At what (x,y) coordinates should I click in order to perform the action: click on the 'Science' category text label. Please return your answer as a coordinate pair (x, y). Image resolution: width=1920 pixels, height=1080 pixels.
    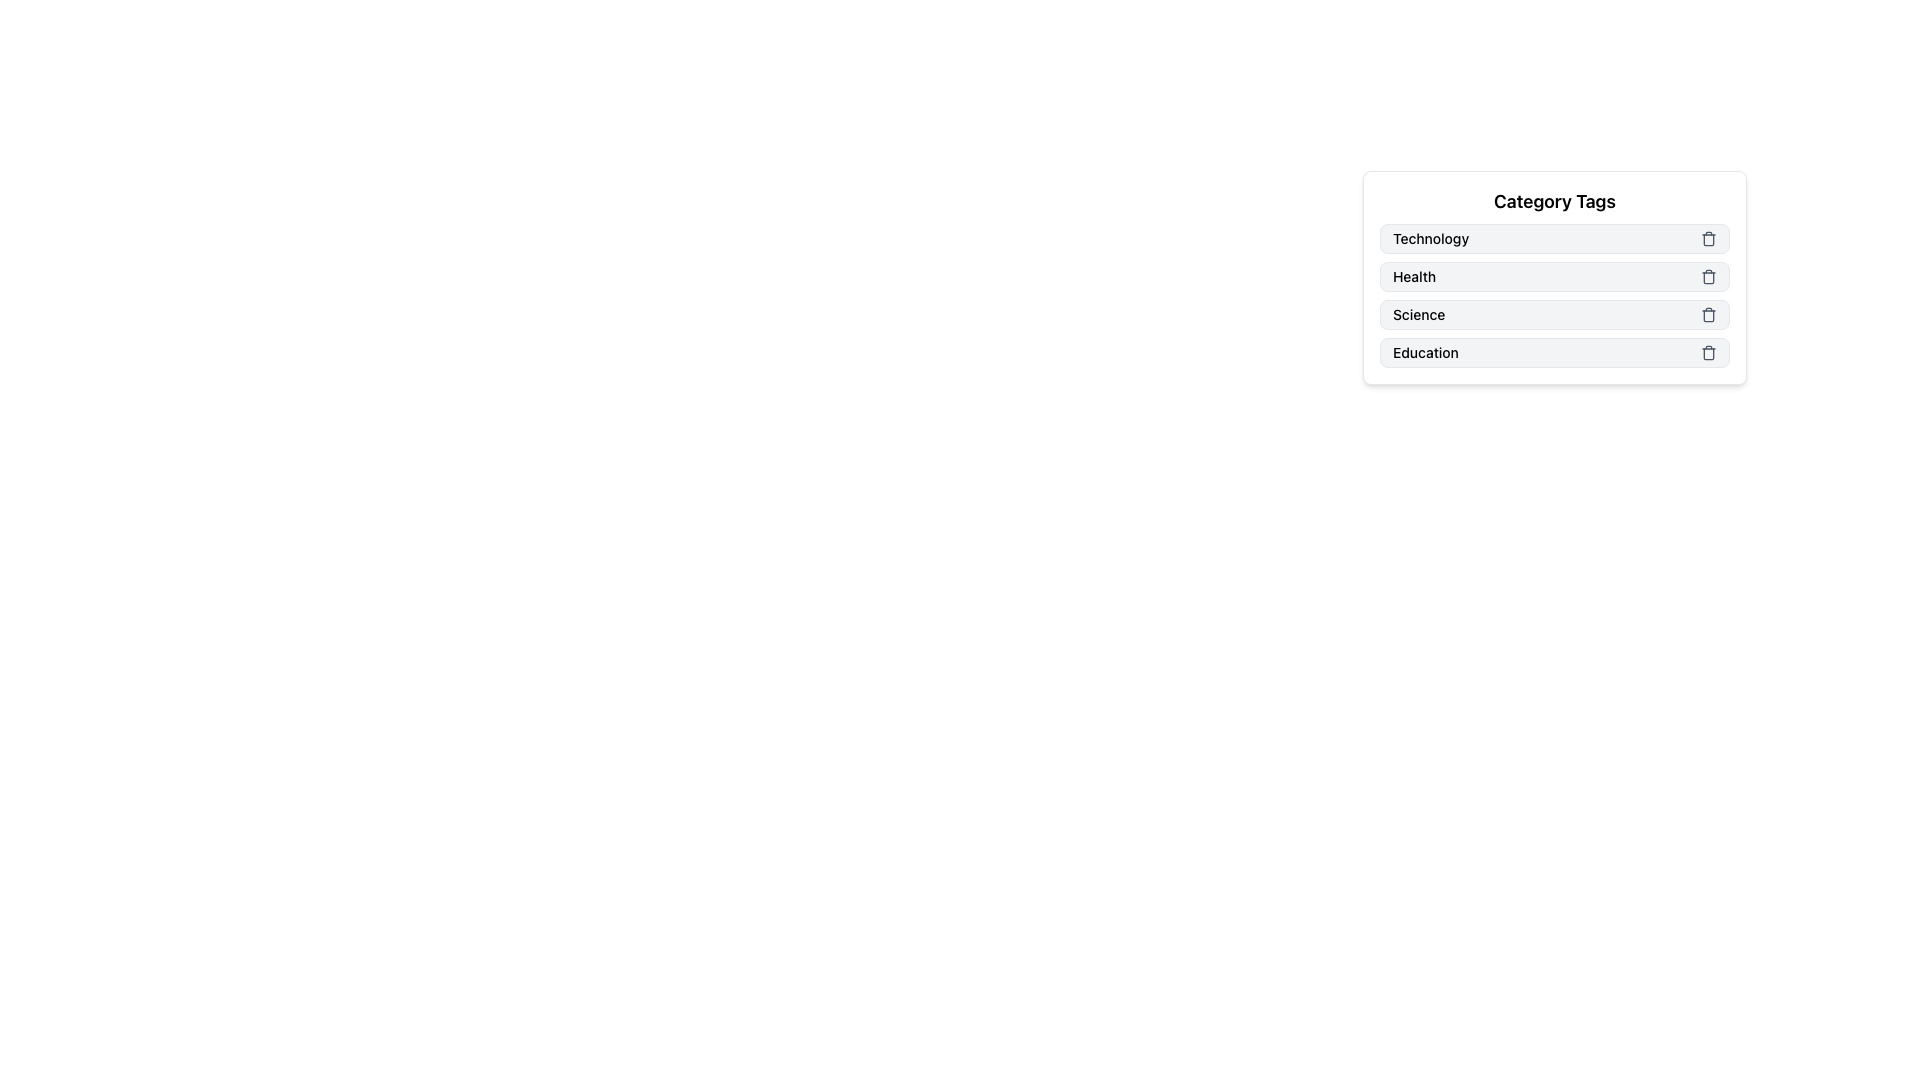
    Looking at the image, I should click on (1418, 315).